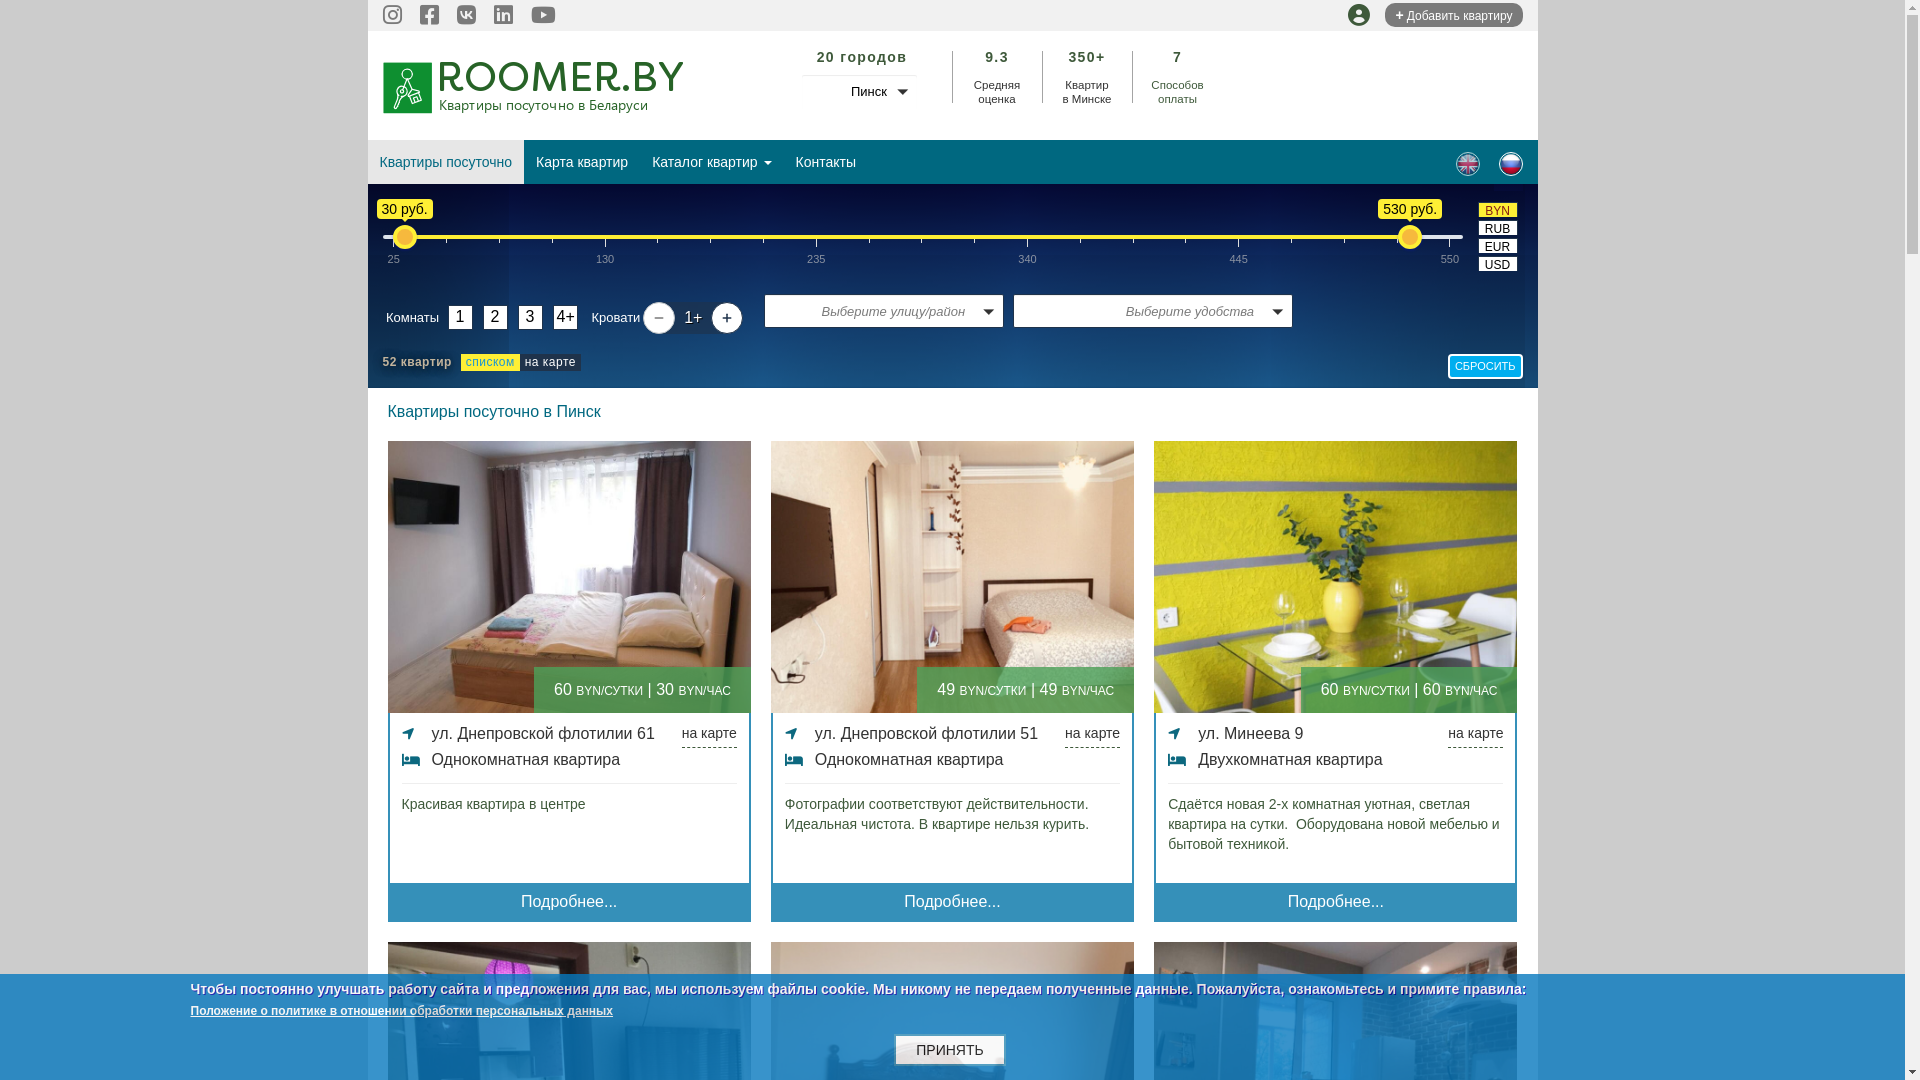 This screenshot has height=1080, width=1920. Describe the element at coordinates (1468, 163) in the screenshot. I see `'English'` at that location.